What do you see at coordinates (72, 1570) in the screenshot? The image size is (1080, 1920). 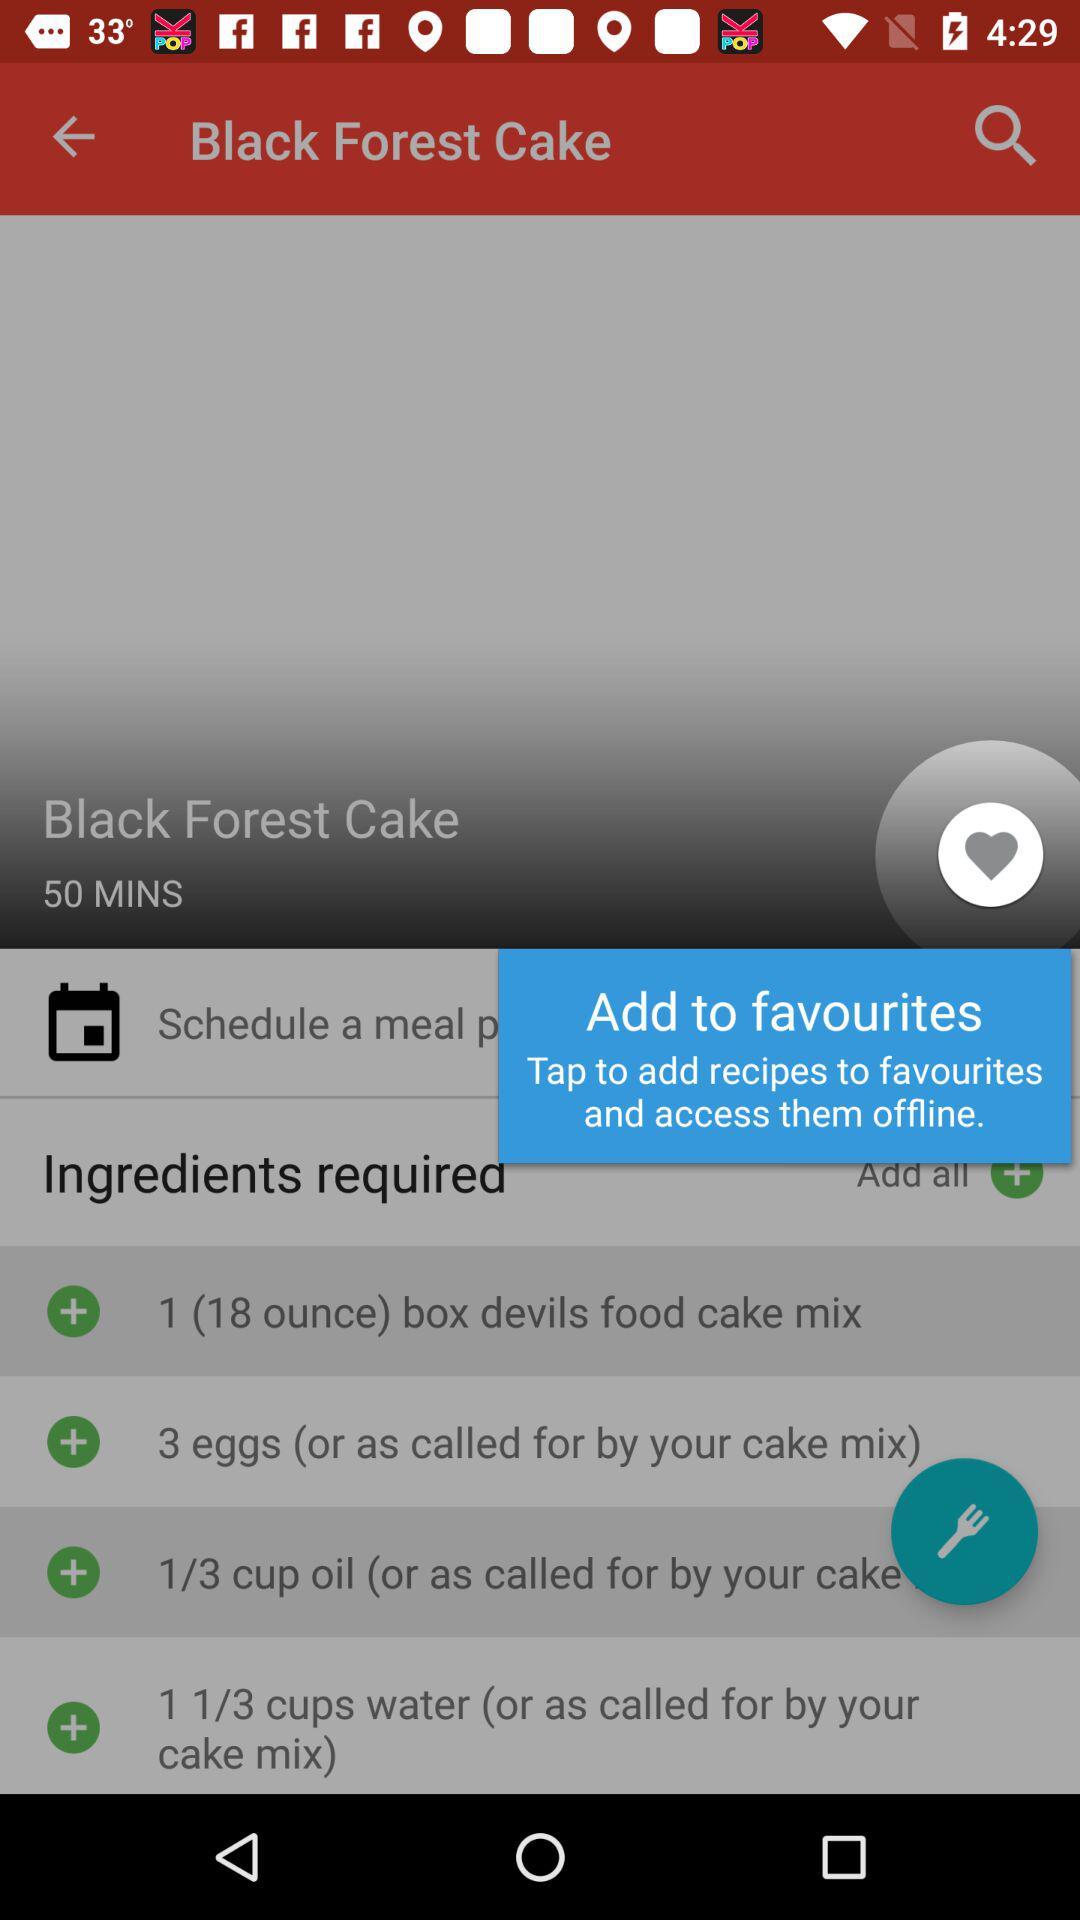 I see `the third plus icon` at bounding box center [72, 1570].